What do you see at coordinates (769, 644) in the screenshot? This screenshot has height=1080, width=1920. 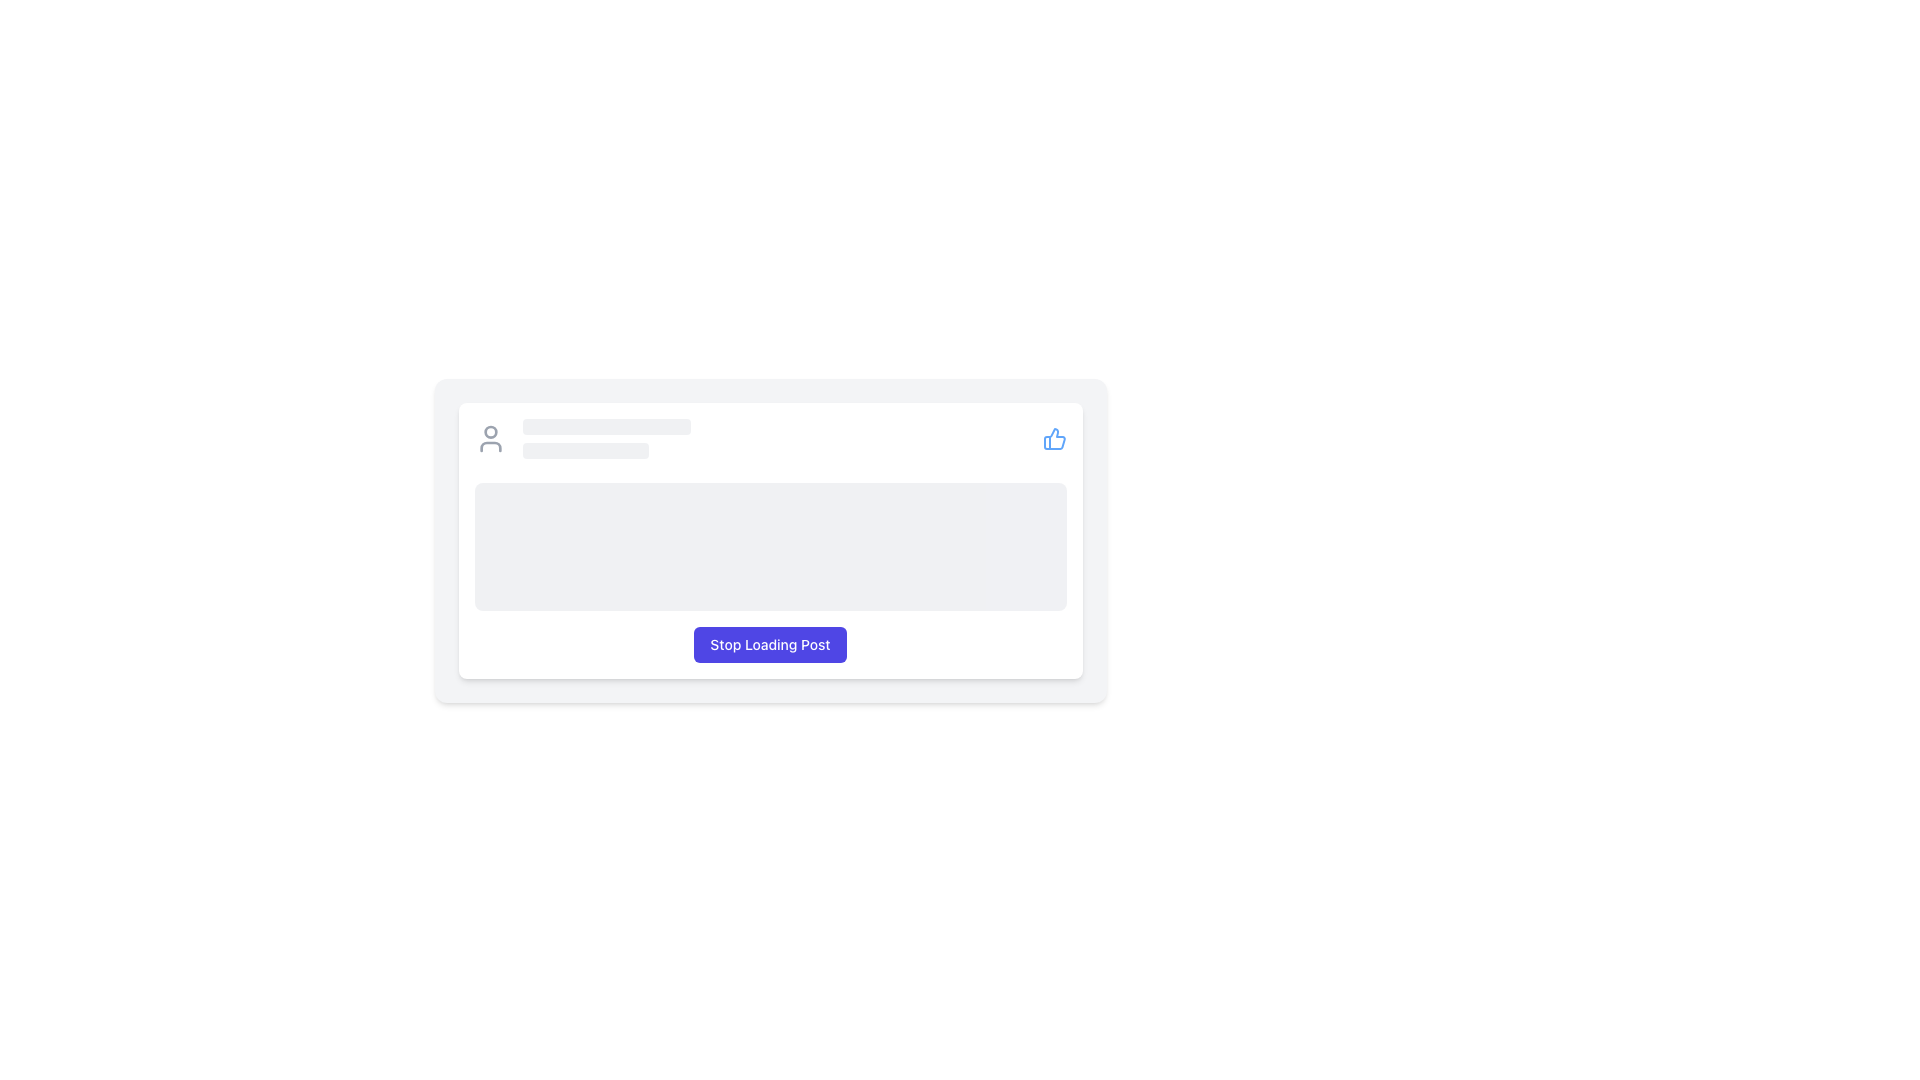 I see `the rectangular button labeled 'Stop Loading Post' with a dark indigo background` at bounding box center [769, 644].